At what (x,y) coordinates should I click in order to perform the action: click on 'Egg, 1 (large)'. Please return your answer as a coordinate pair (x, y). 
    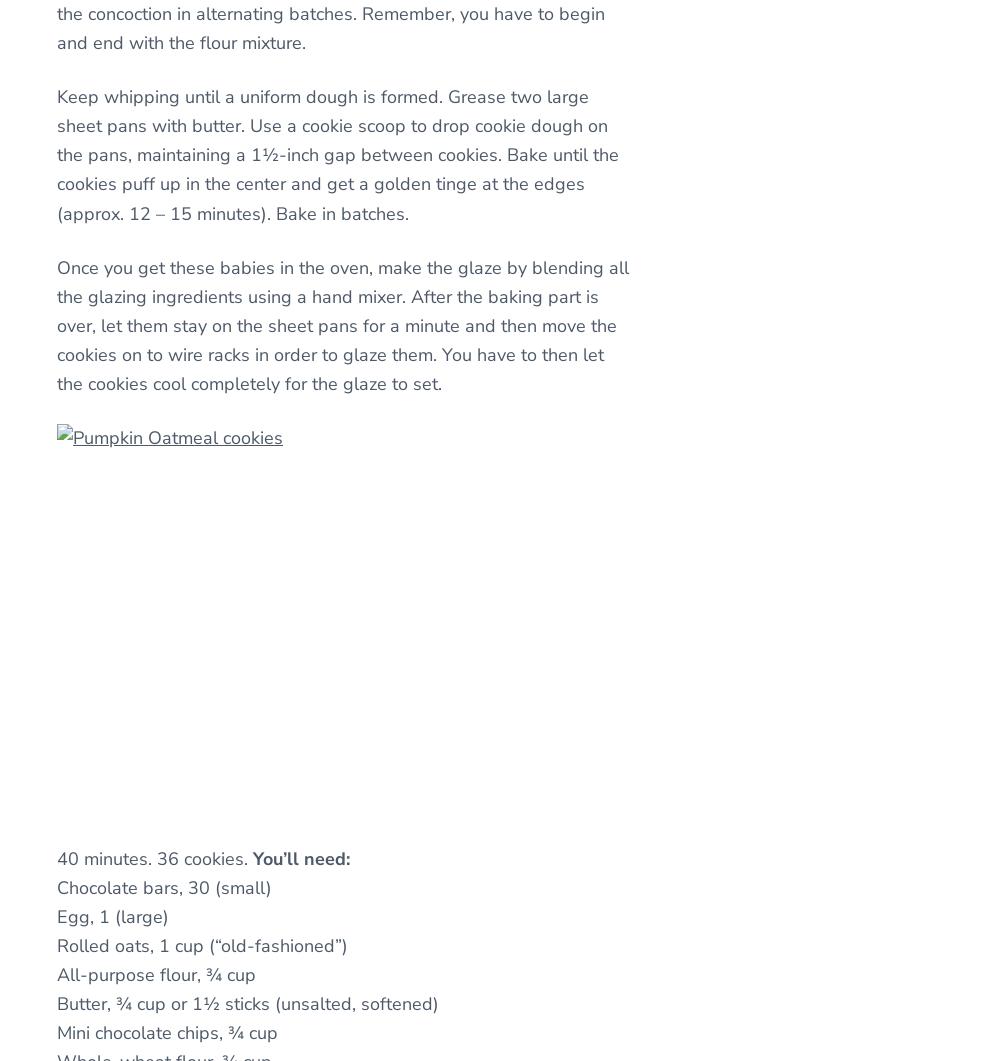
    Looking at the image, I should click on (111, 914).